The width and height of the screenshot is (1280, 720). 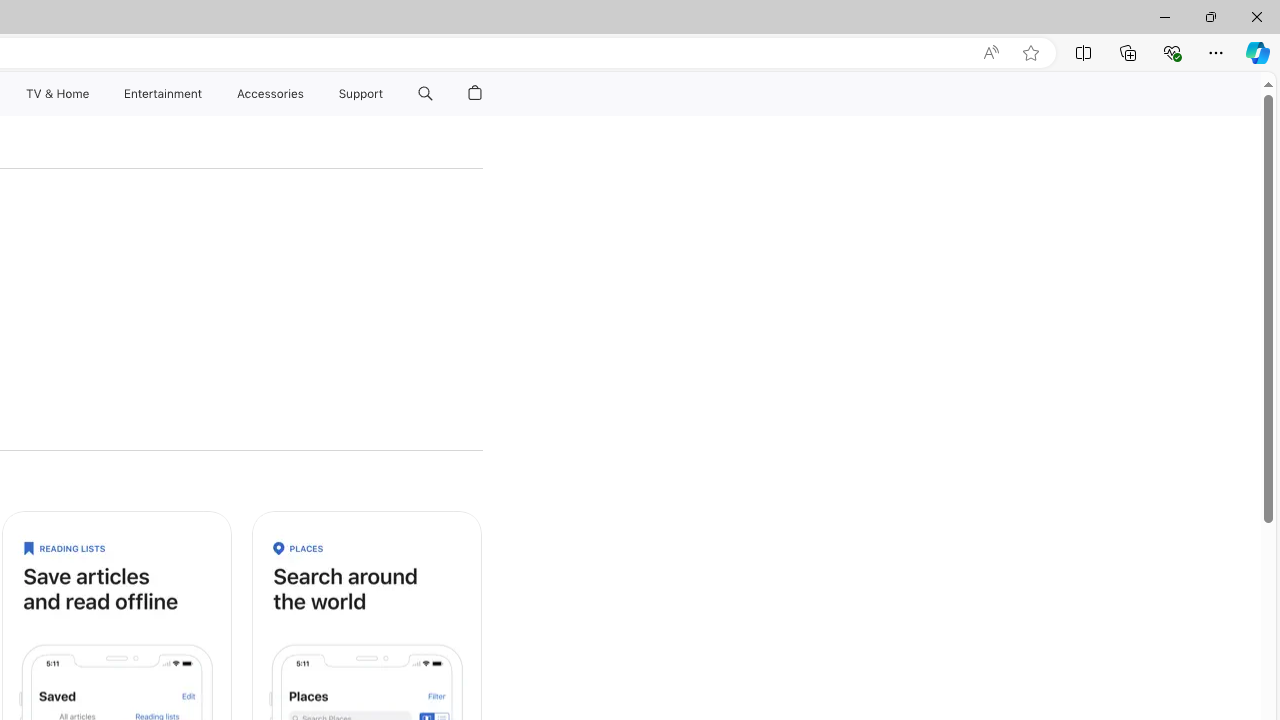 I want to click on 'Class: globalnav-item globalnav-search', so click(x=424, y=93).